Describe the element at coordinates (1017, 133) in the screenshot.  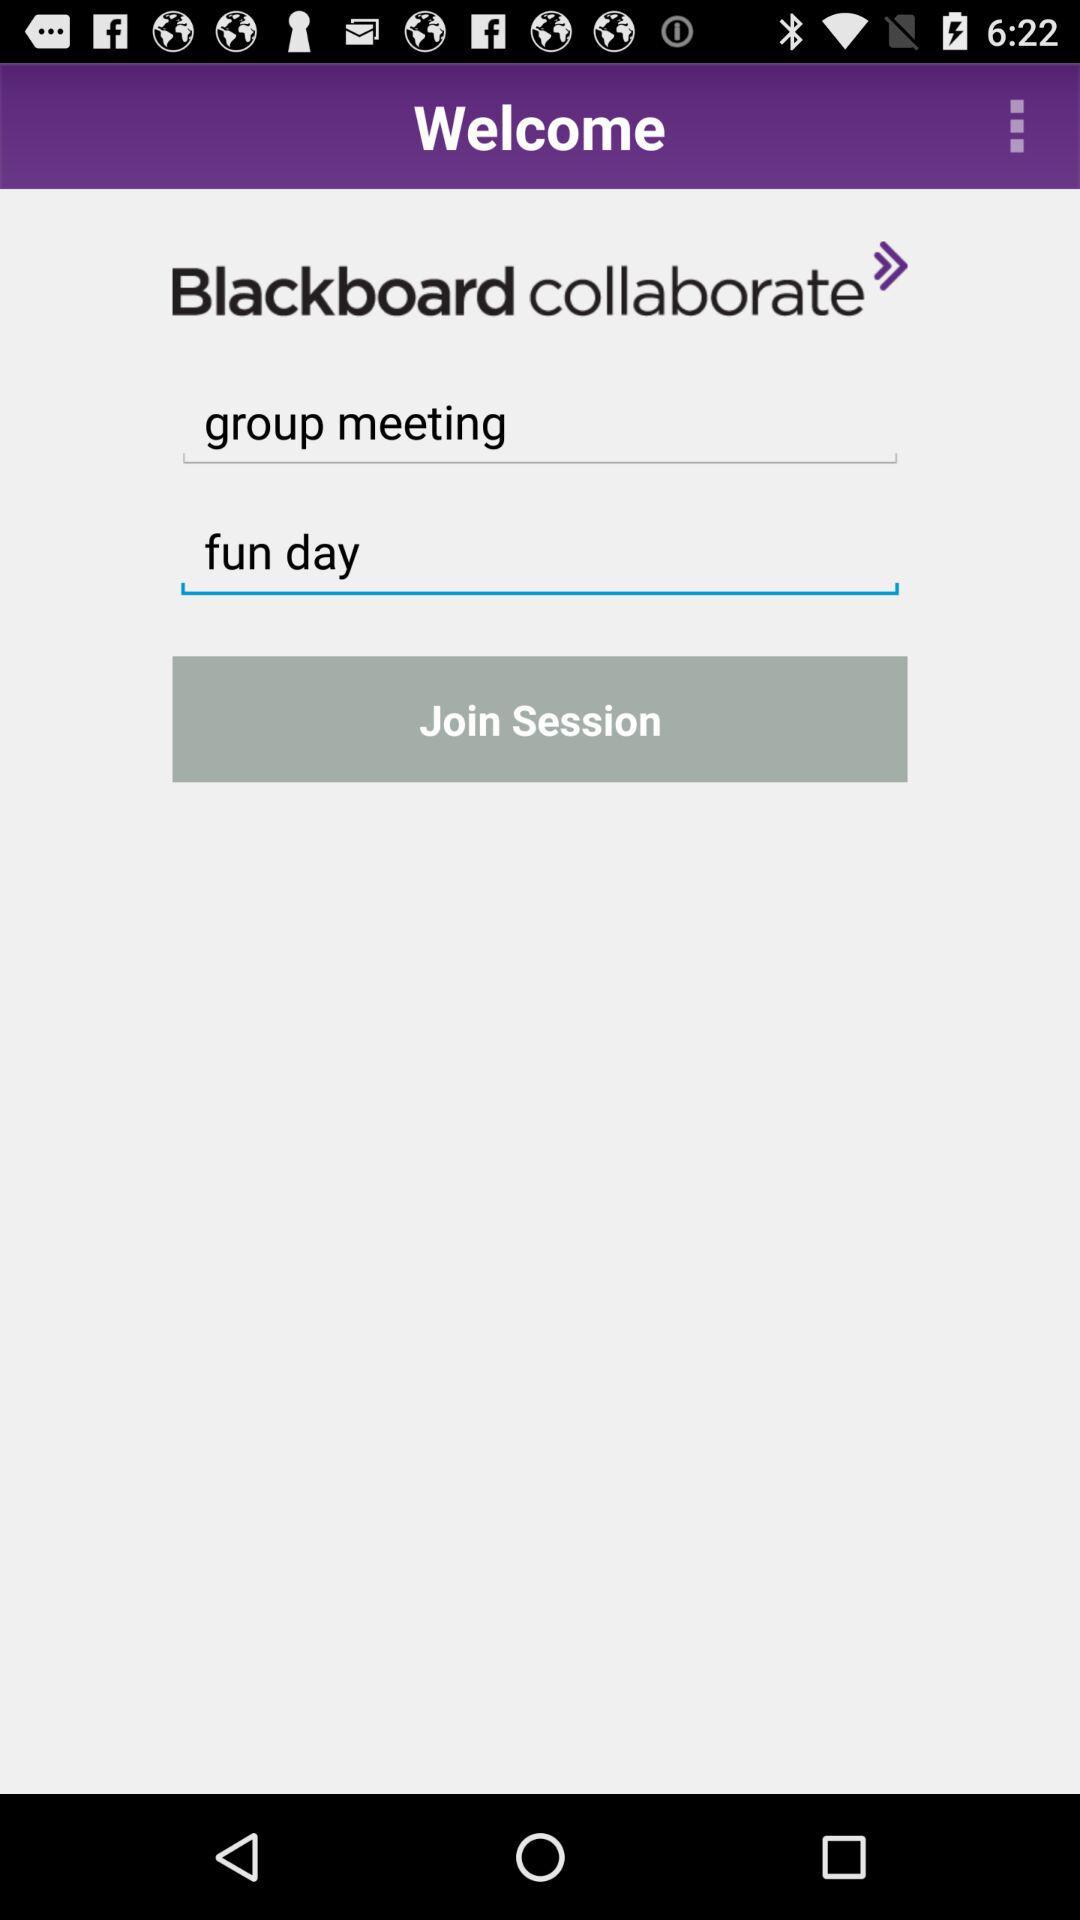
I see `the more icon` at that location.